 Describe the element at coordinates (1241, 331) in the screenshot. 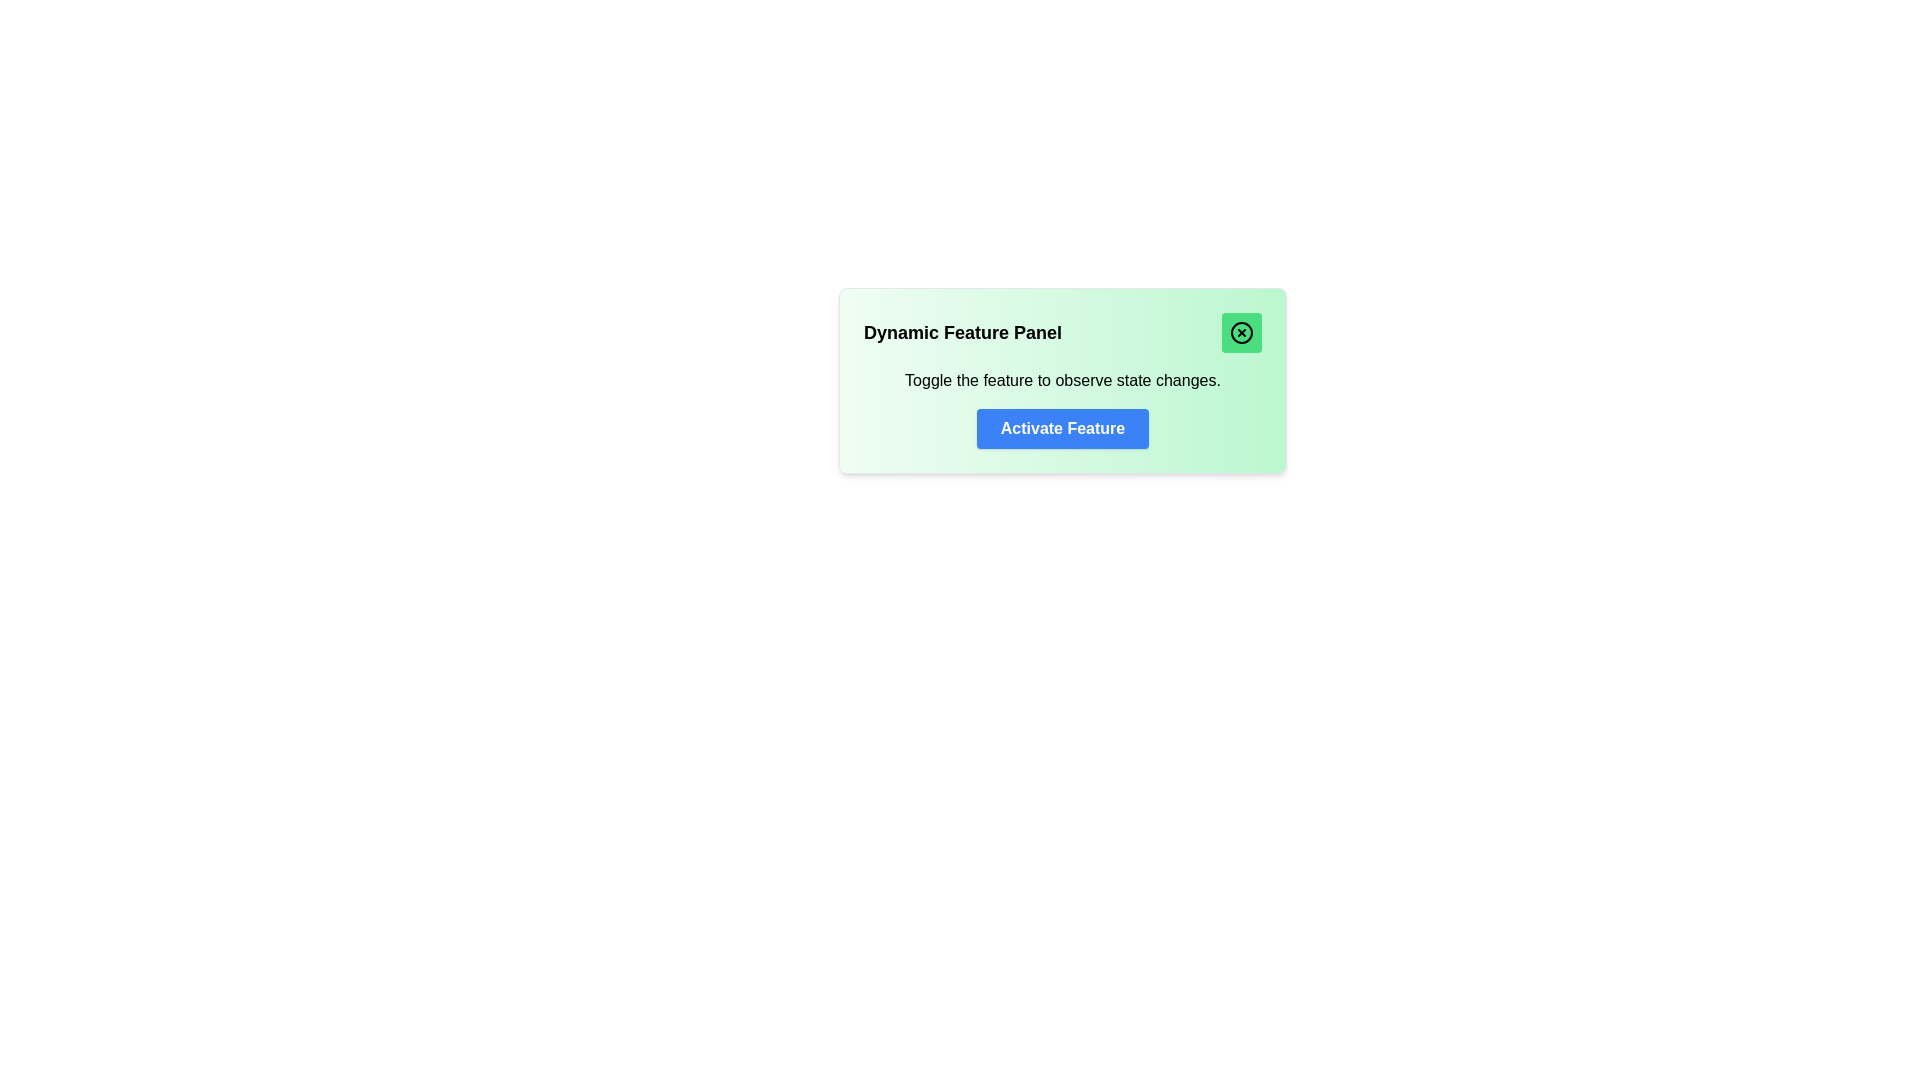

I see `the SVG circle located in the top-right corner of the green 'Dynamic Feature Panel', which serves as a graphical representation for closure or cancellation` at that location.